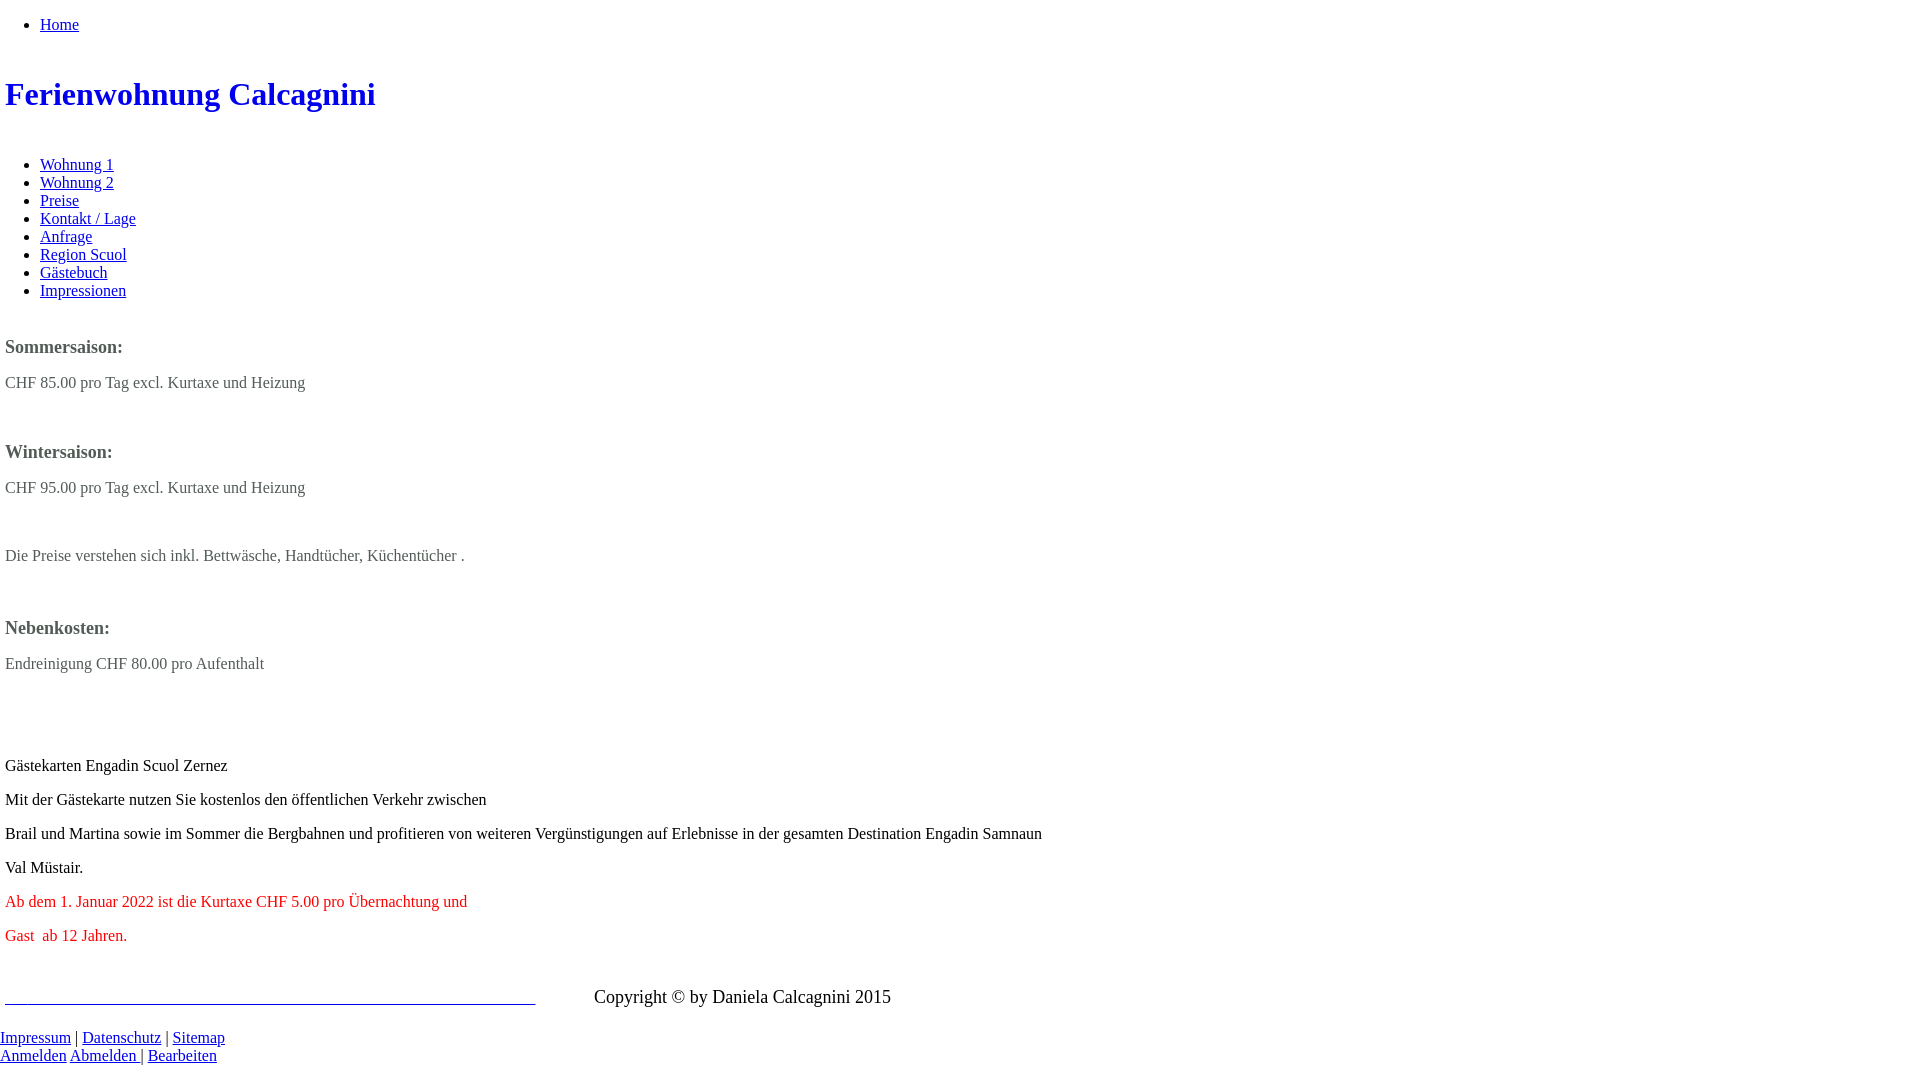 This screenshot has width=1920, height=1080. I want to click on 'Kontakt / Lage', so click(86, 218).